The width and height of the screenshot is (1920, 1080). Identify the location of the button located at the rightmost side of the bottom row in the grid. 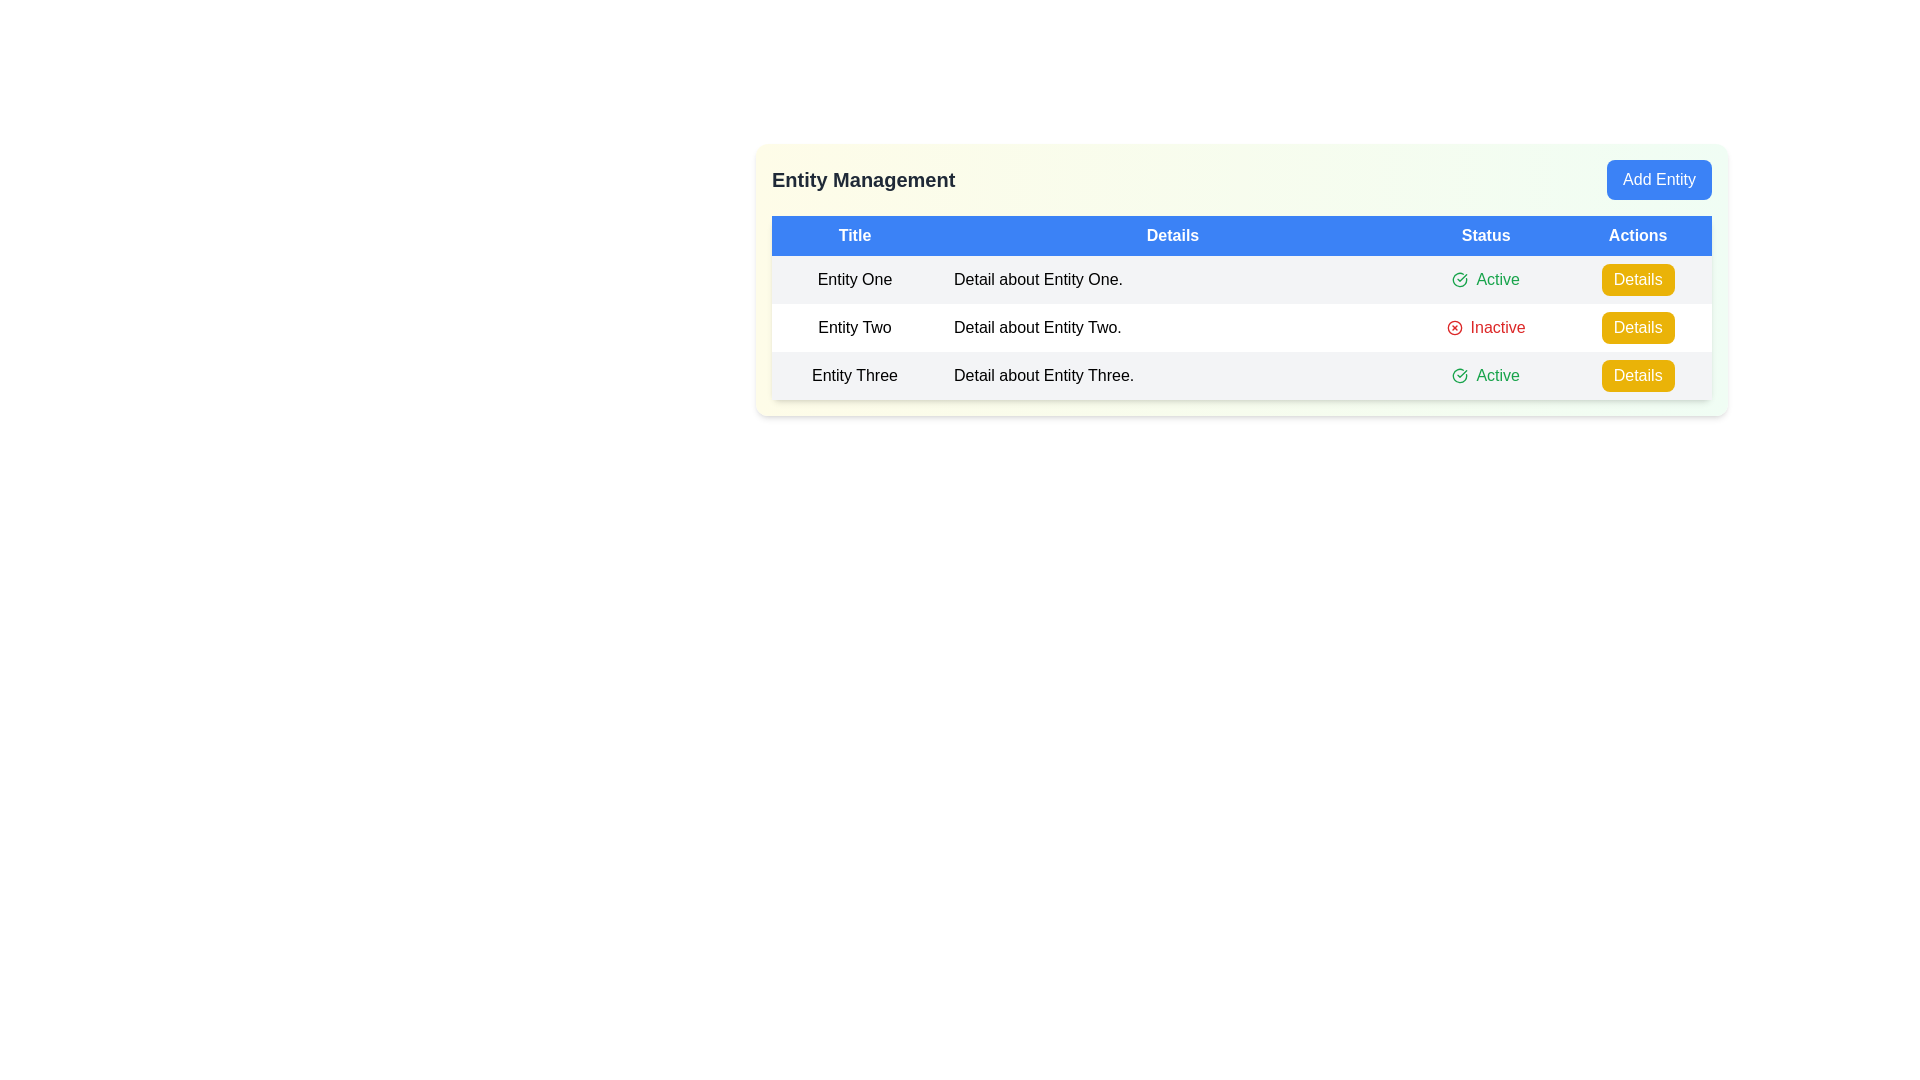
(1637, 375).